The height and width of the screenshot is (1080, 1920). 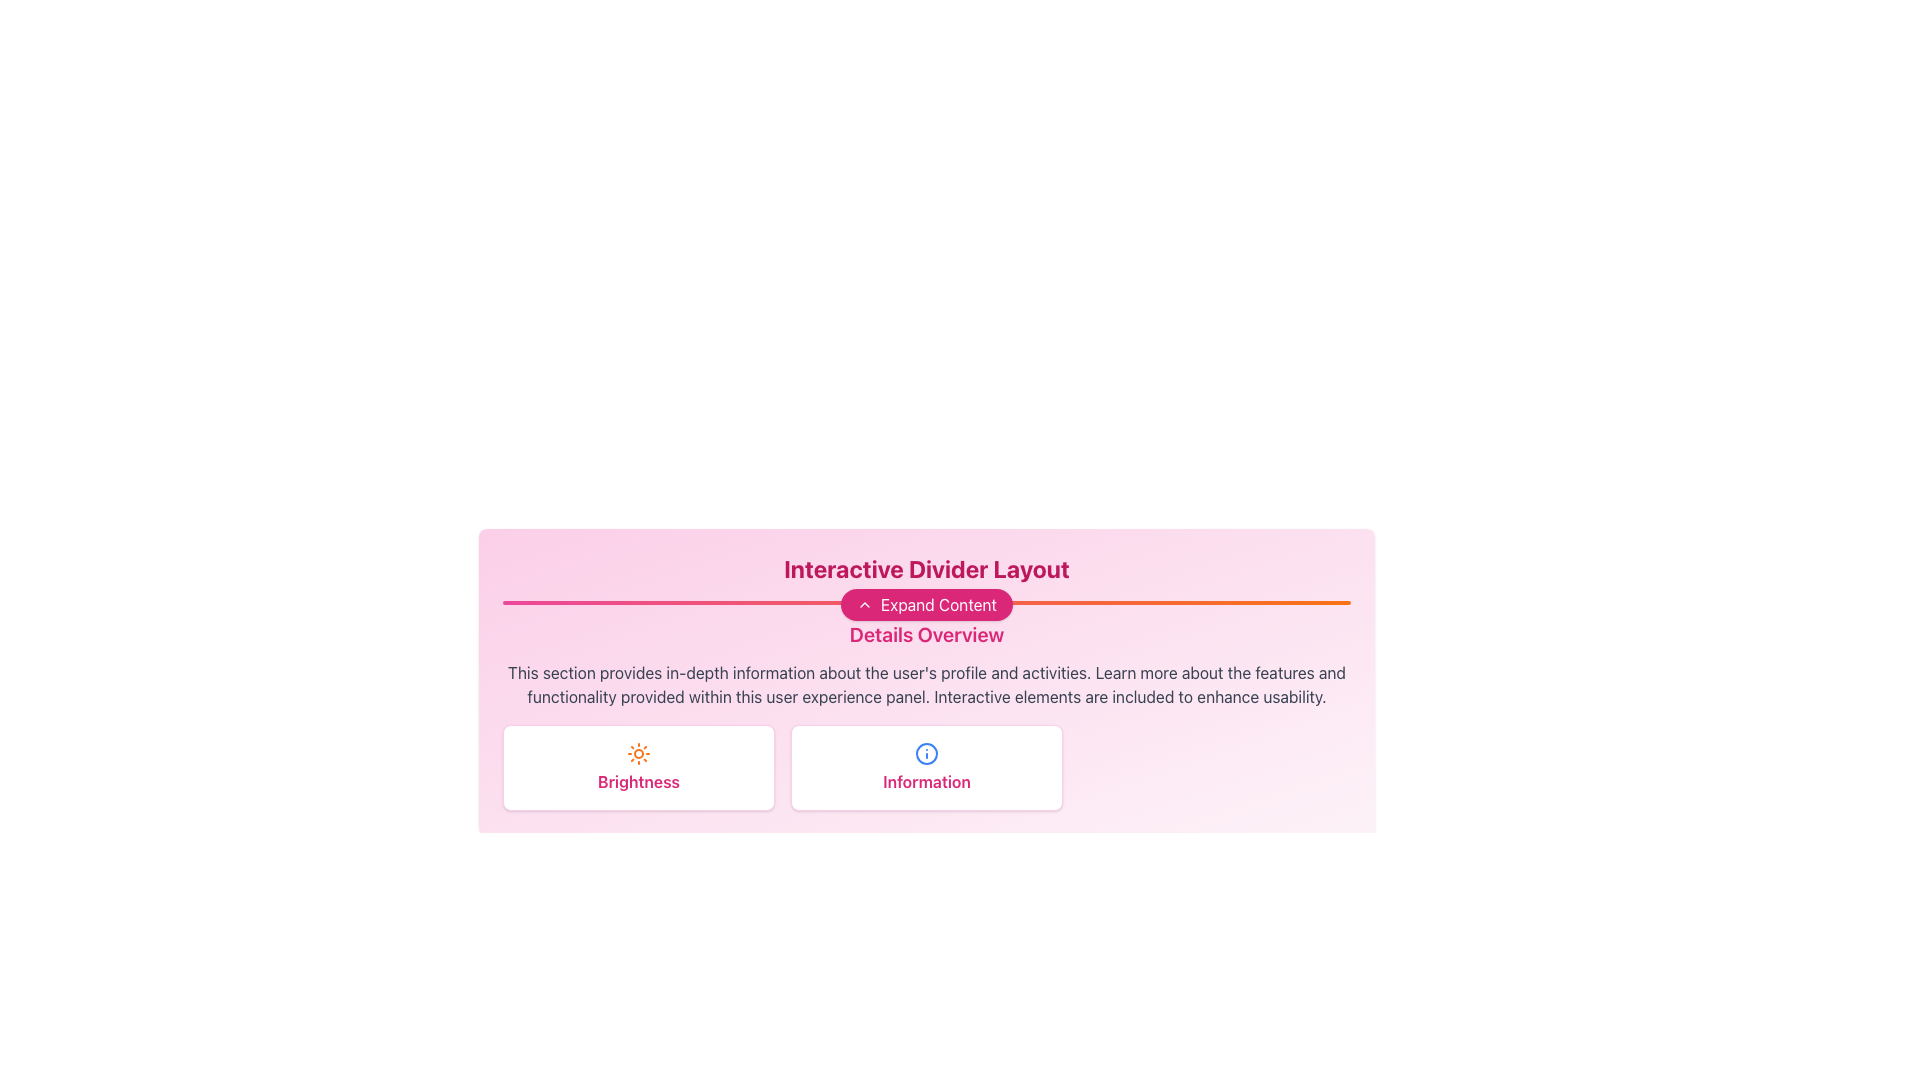 I want to click on the orange sun icon that symbolizes brightness, which is located above the 'Brightness' label on a rounded white card within a pink-themed interface, so click(x=637, y=753).